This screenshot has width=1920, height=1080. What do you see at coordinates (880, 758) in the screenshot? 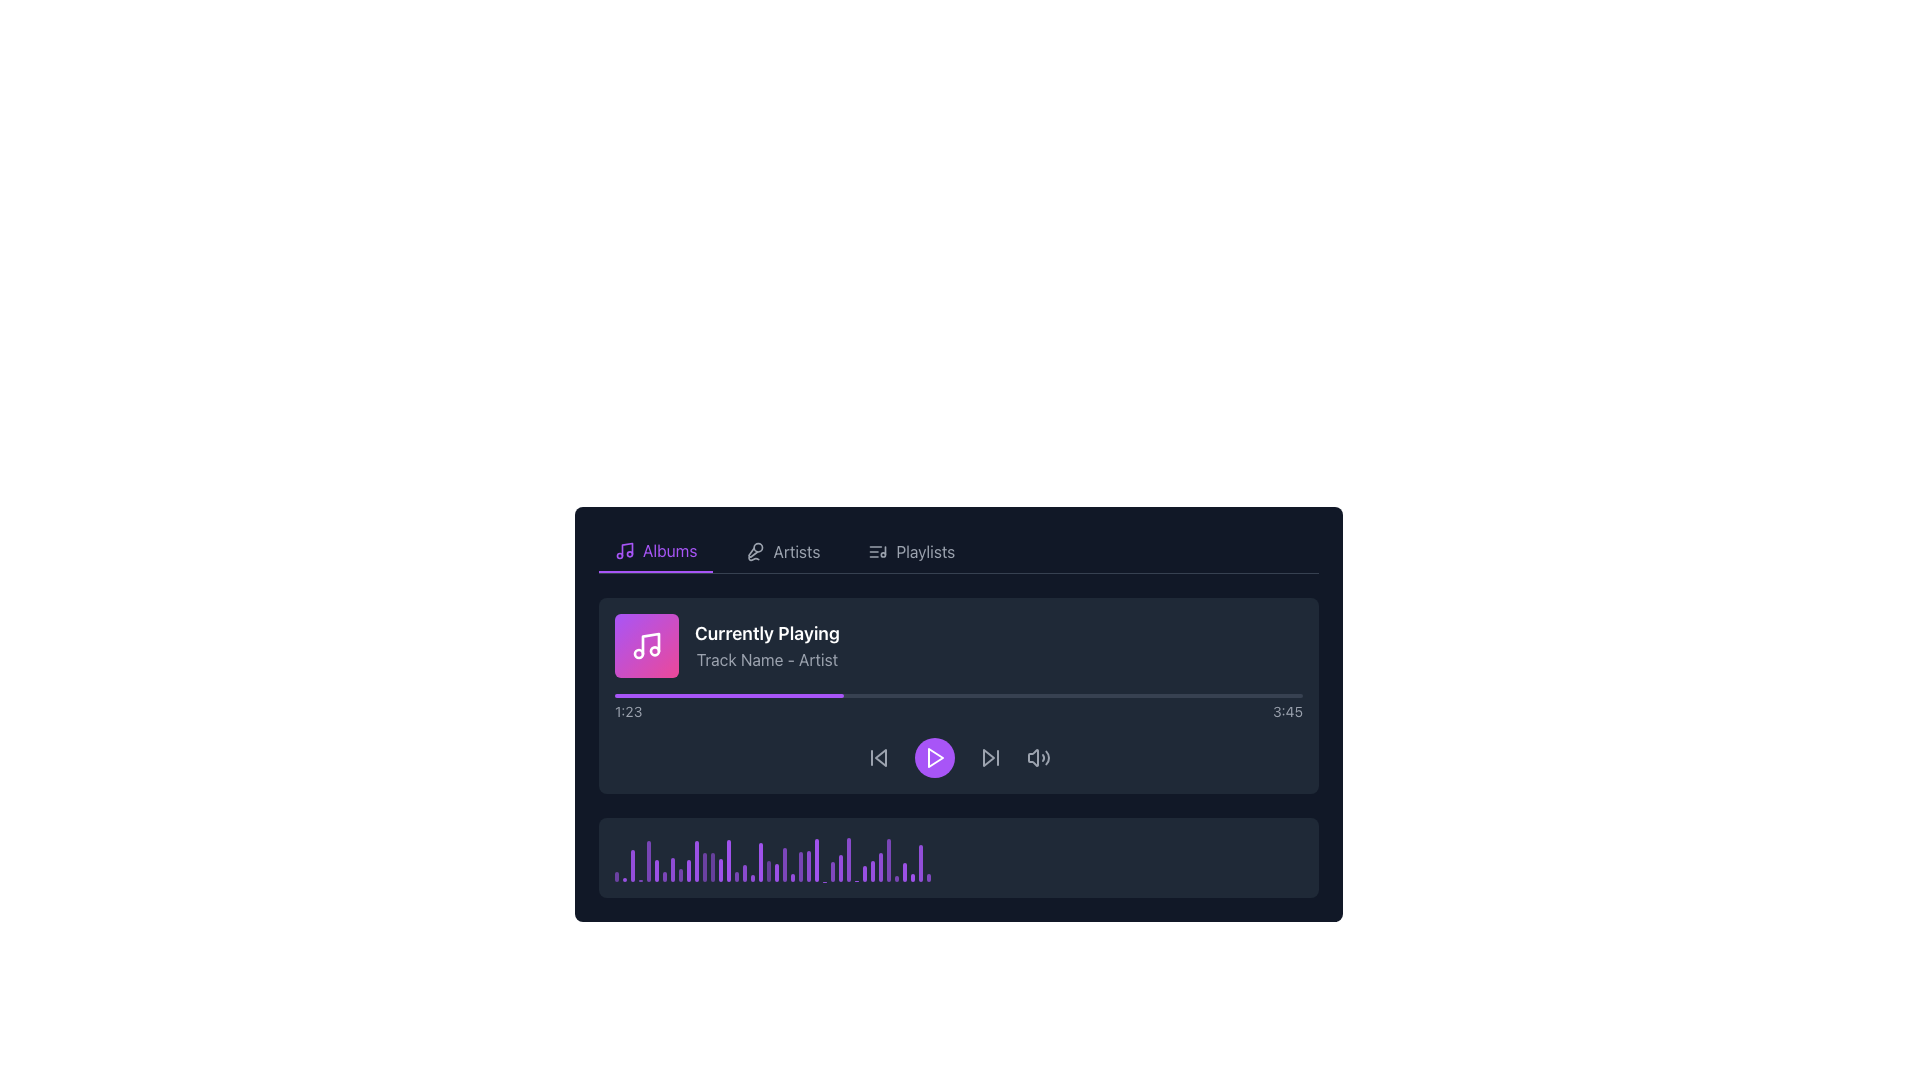
I see `the triangular 'skip back' icon located on the playback controls bar` at bounding box center [880, 758].